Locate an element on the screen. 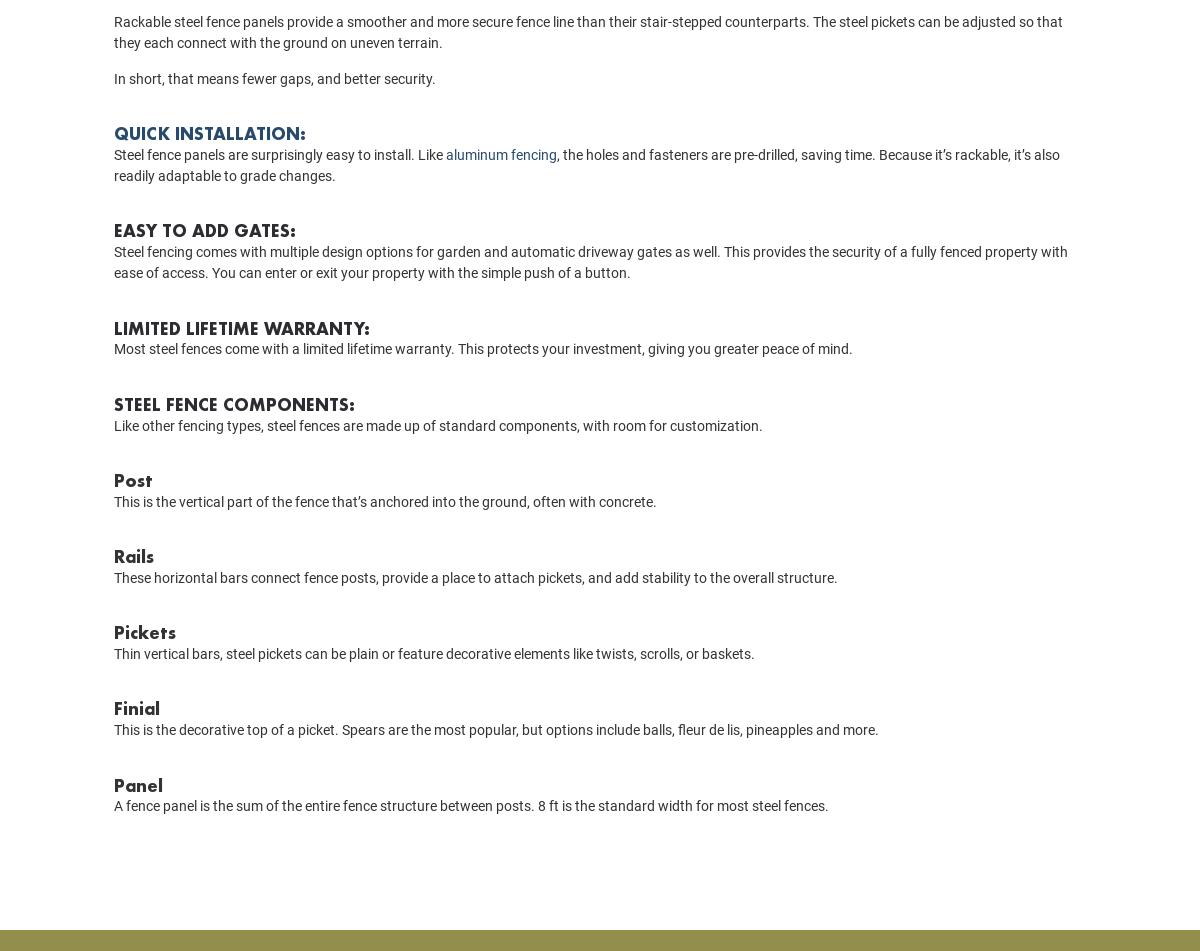 The height and width of the screenshot is (951, 1200). ', the holes and fasteners are pre-drilled, saving time. Because it’s rackable, it’s also readily adaptable to grade changes.' is located at coordinates (114, 193).